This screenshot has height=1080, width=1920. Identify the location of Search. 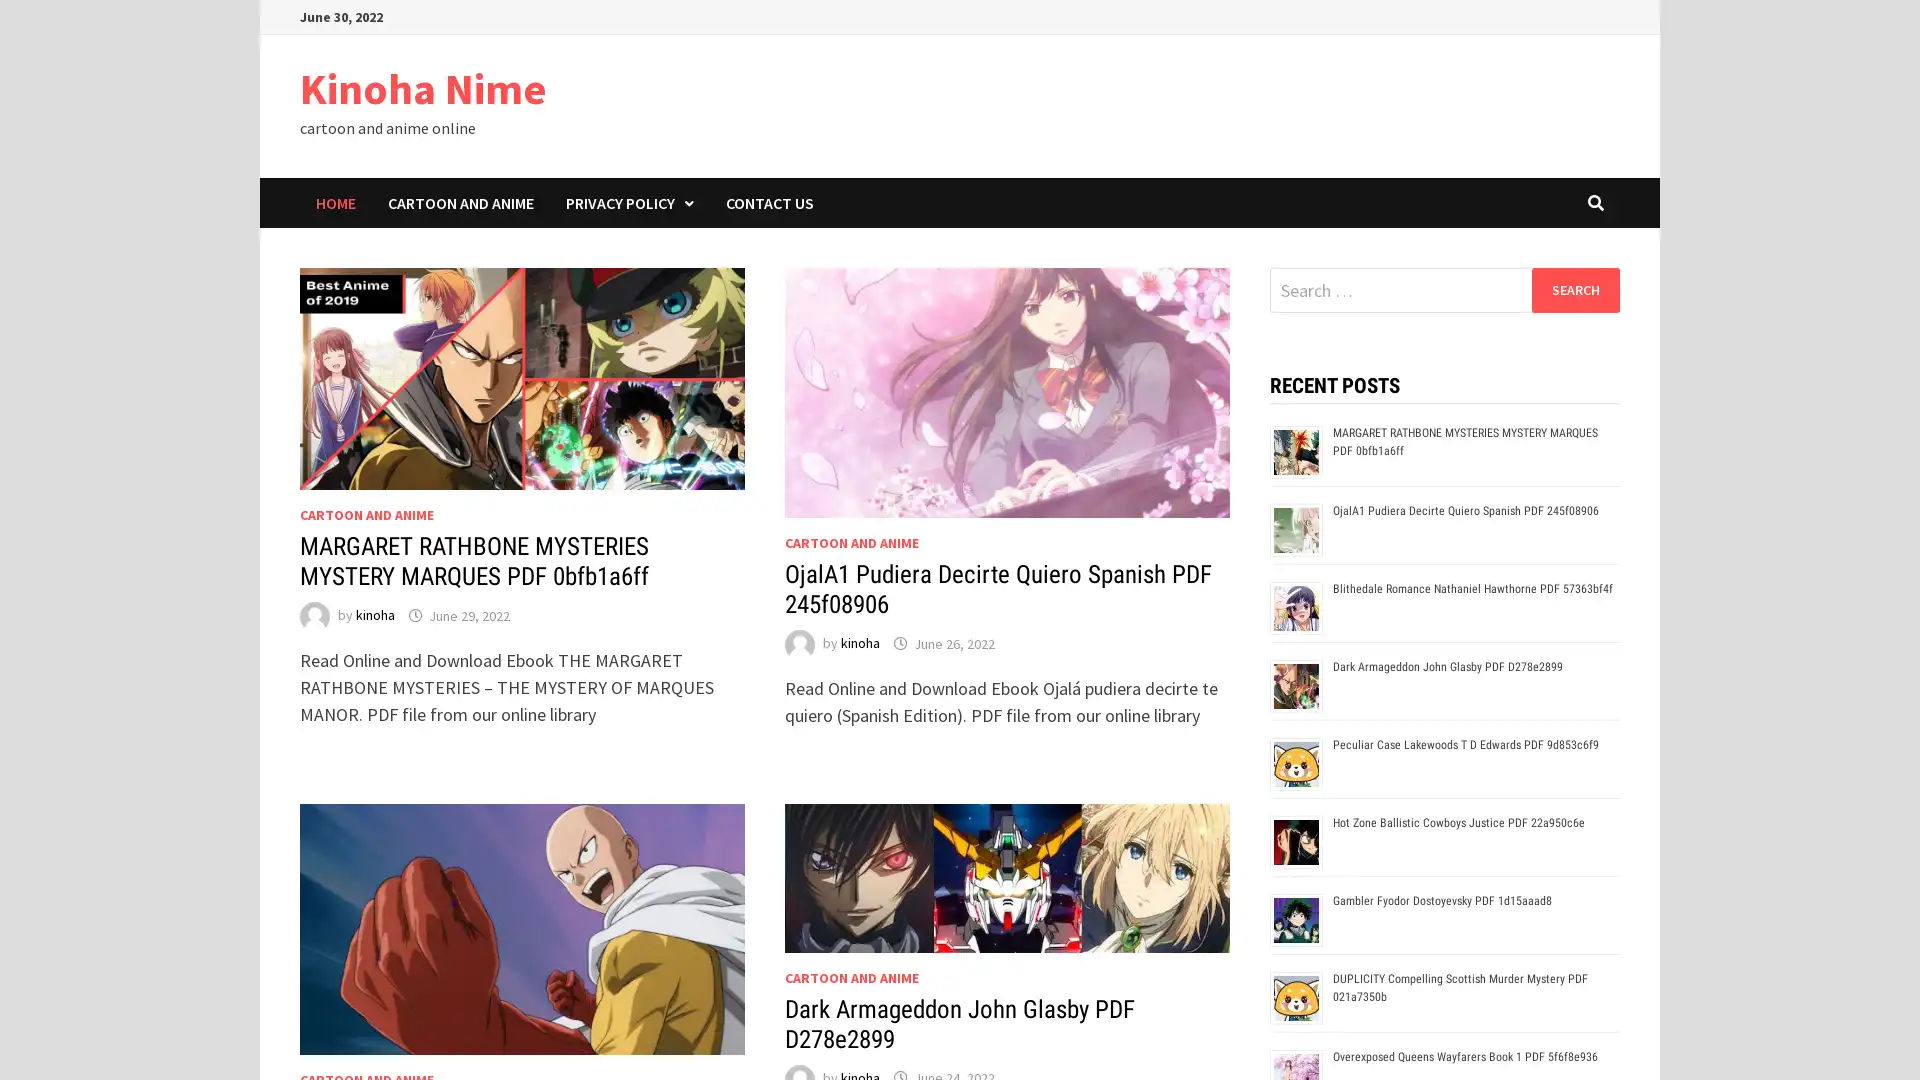
(1574, 289).